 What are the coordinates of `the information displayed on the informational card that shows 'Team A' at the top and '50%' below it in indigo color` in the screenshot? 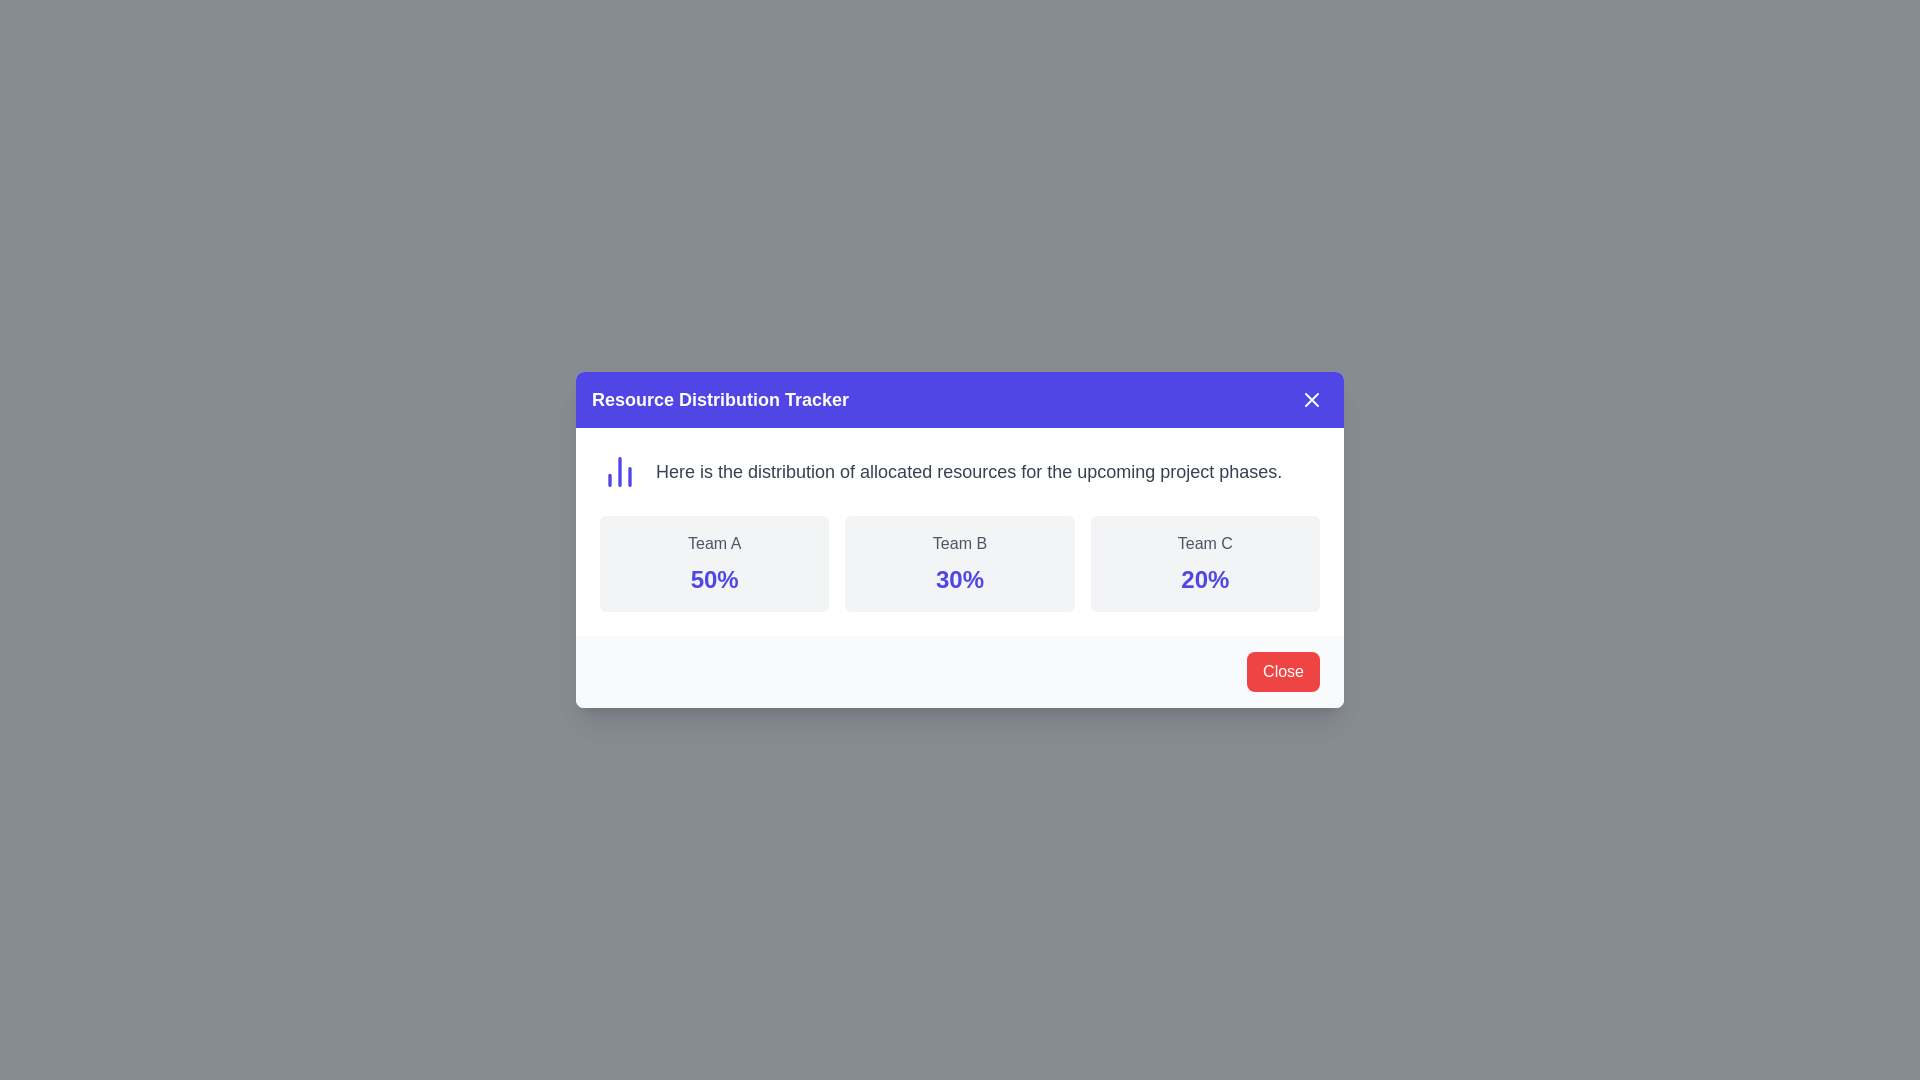 It's located at (714, 563).